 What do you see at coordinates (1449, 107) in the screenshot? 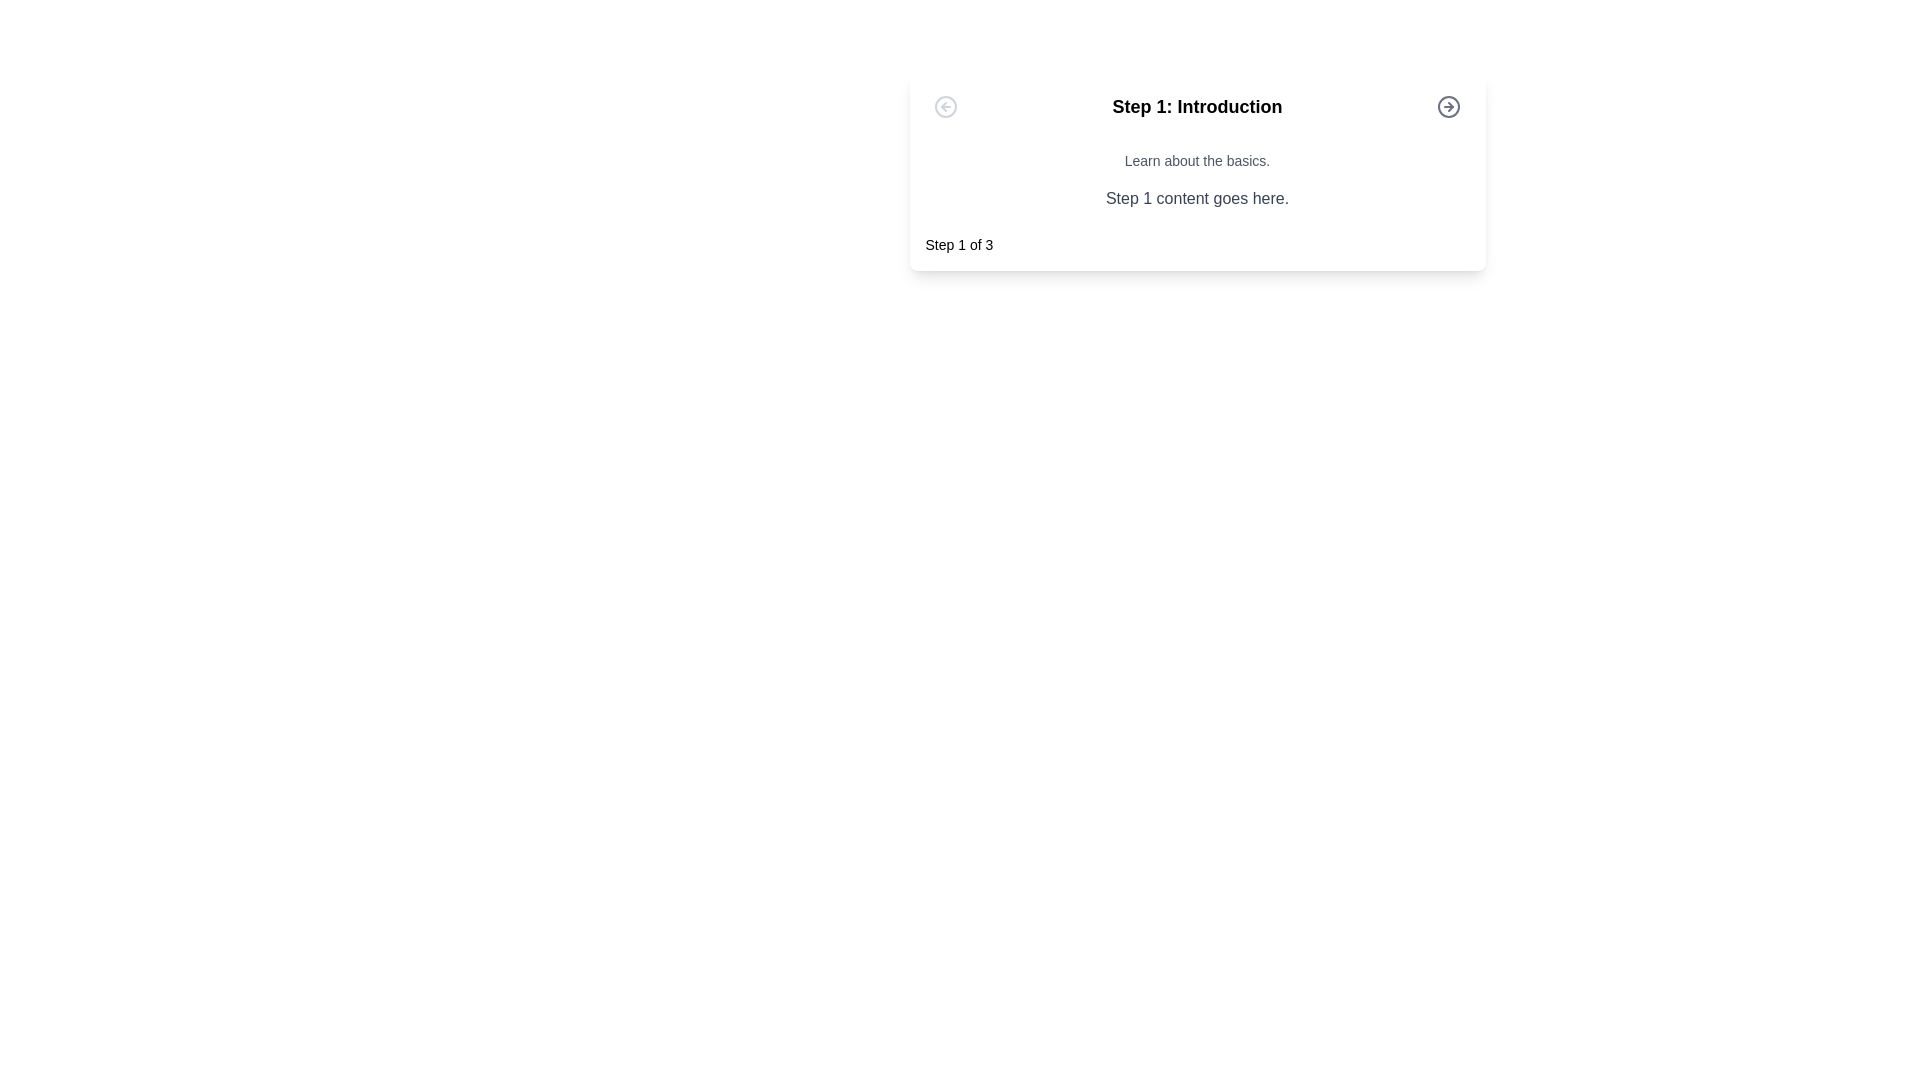
I see `the circular button with a rightward-pointing arrow icon located at the top-right corner of the 'Step 1: Introduction' card to change its color to blue` at bounding box center [1449, 107].